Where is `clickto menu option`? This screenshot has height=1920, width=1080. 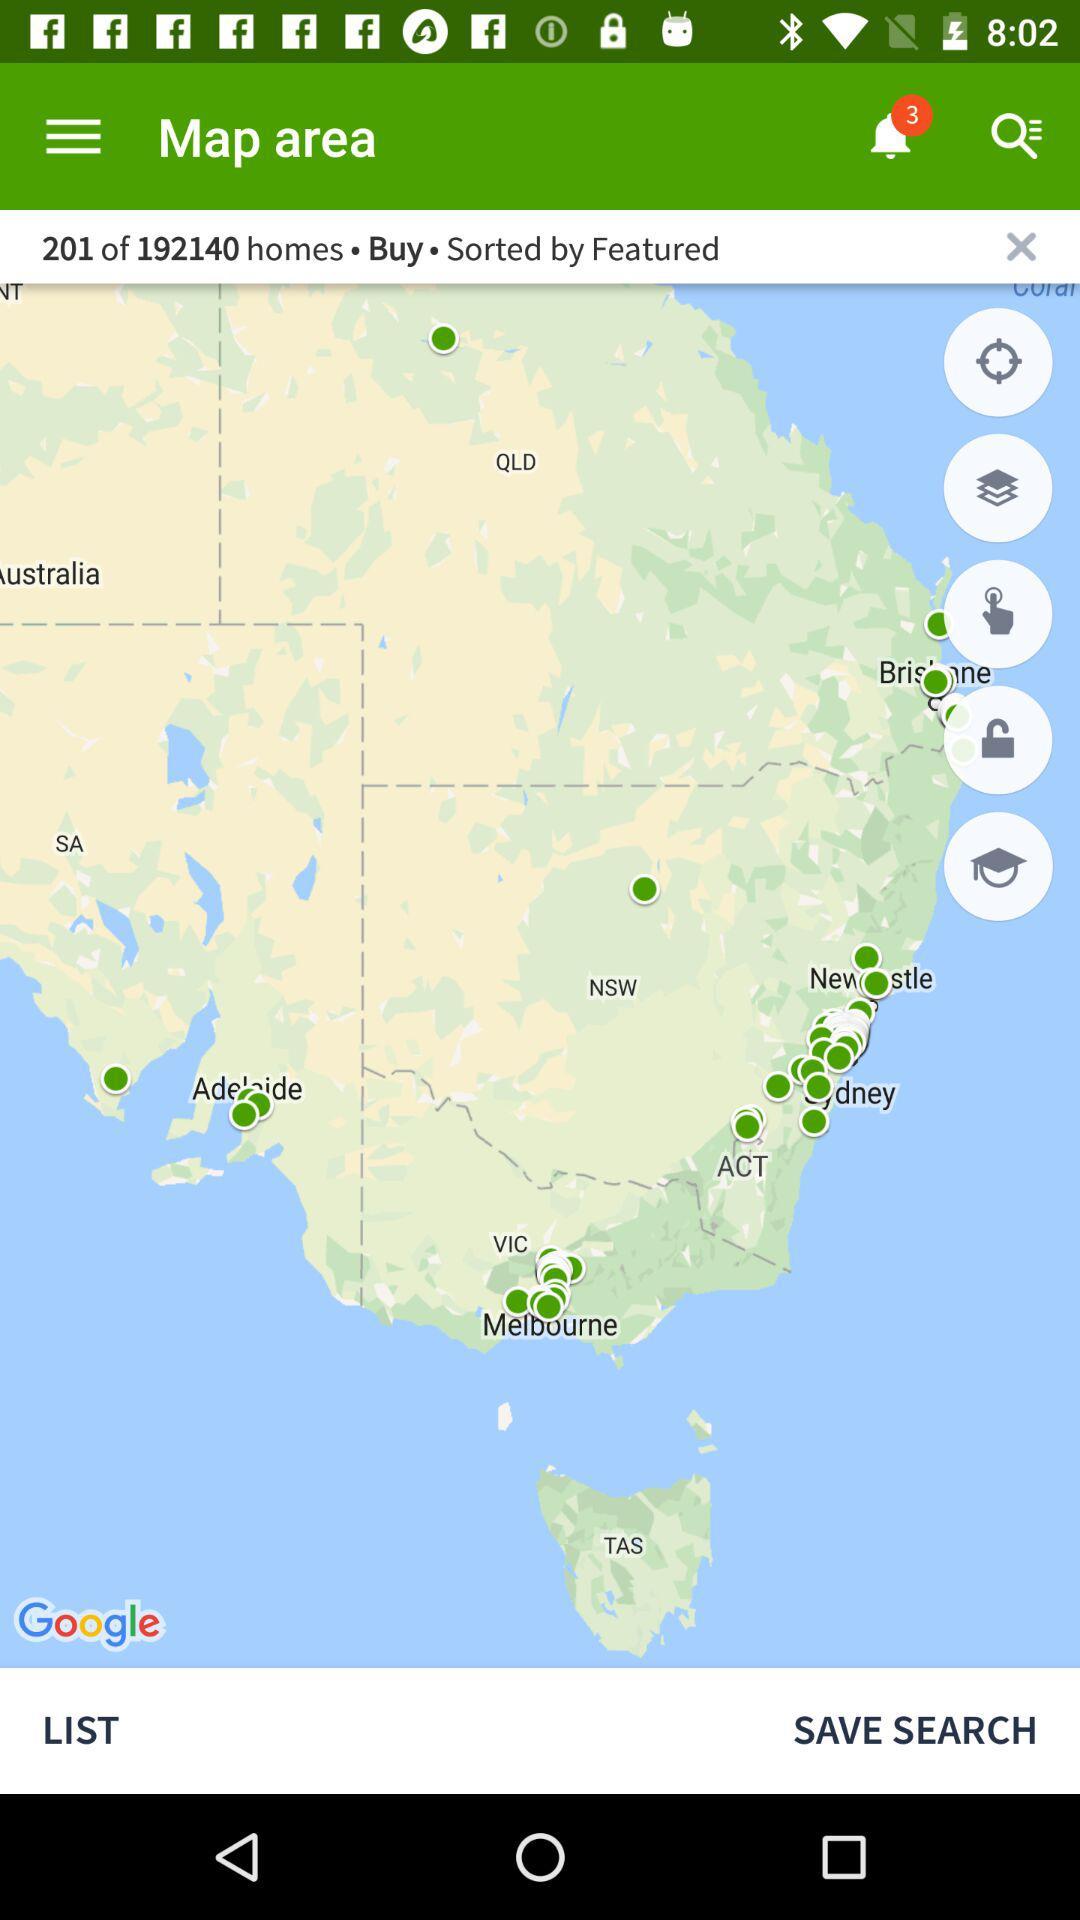
clickto menu option is located at coordinates (72, 135).